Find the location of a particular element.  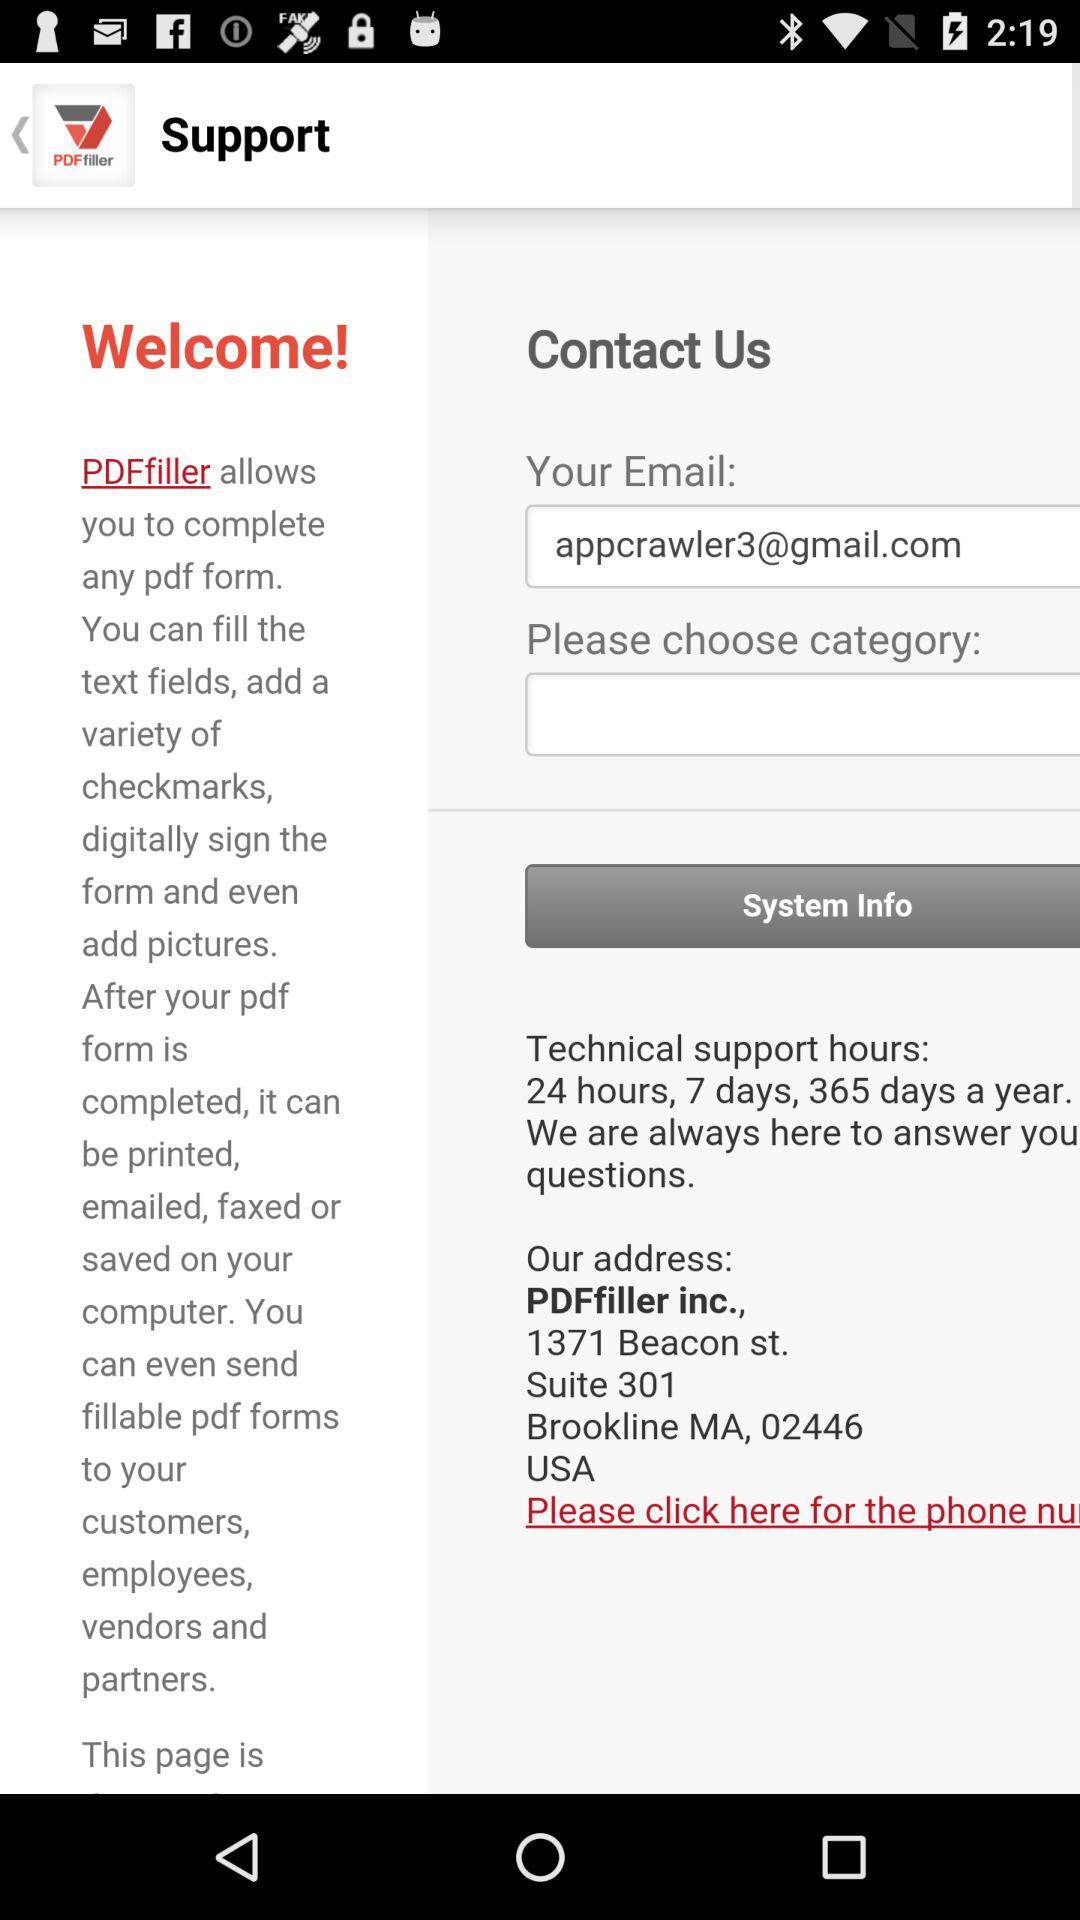

form page is located at coordinates (540, 1000).